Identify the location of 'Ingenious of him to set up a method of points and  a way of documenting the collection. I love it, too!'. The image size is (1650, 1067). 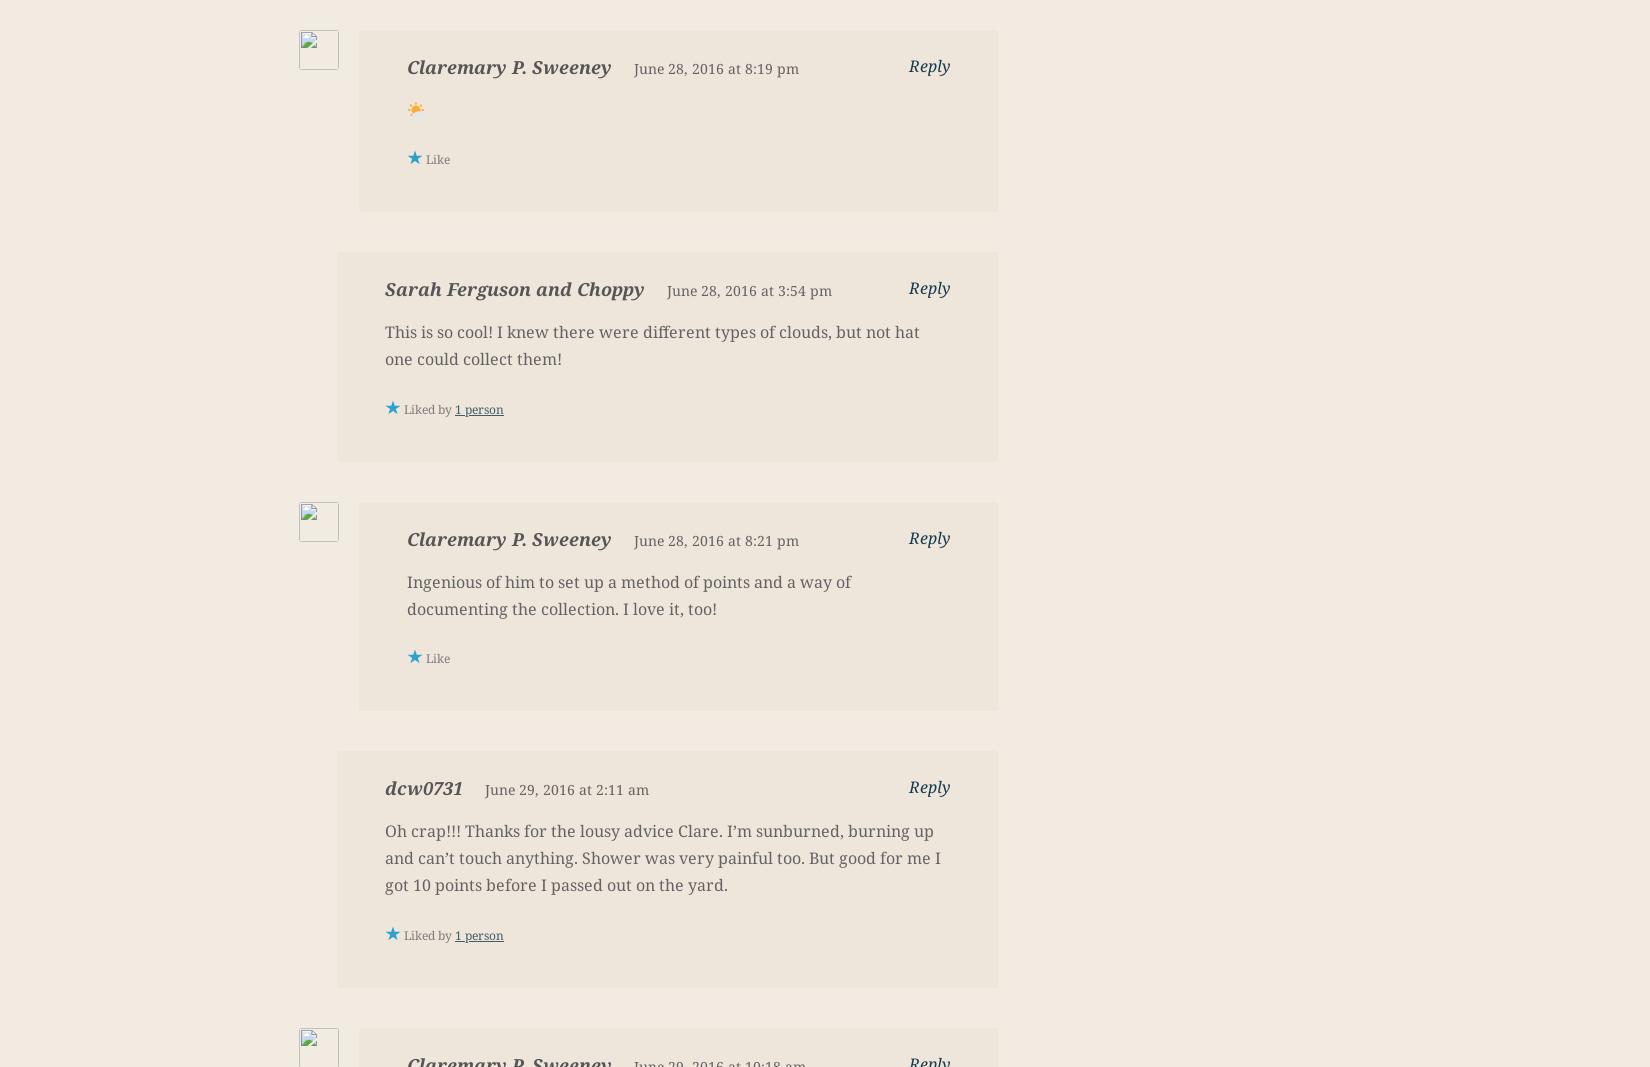
(407, 594).